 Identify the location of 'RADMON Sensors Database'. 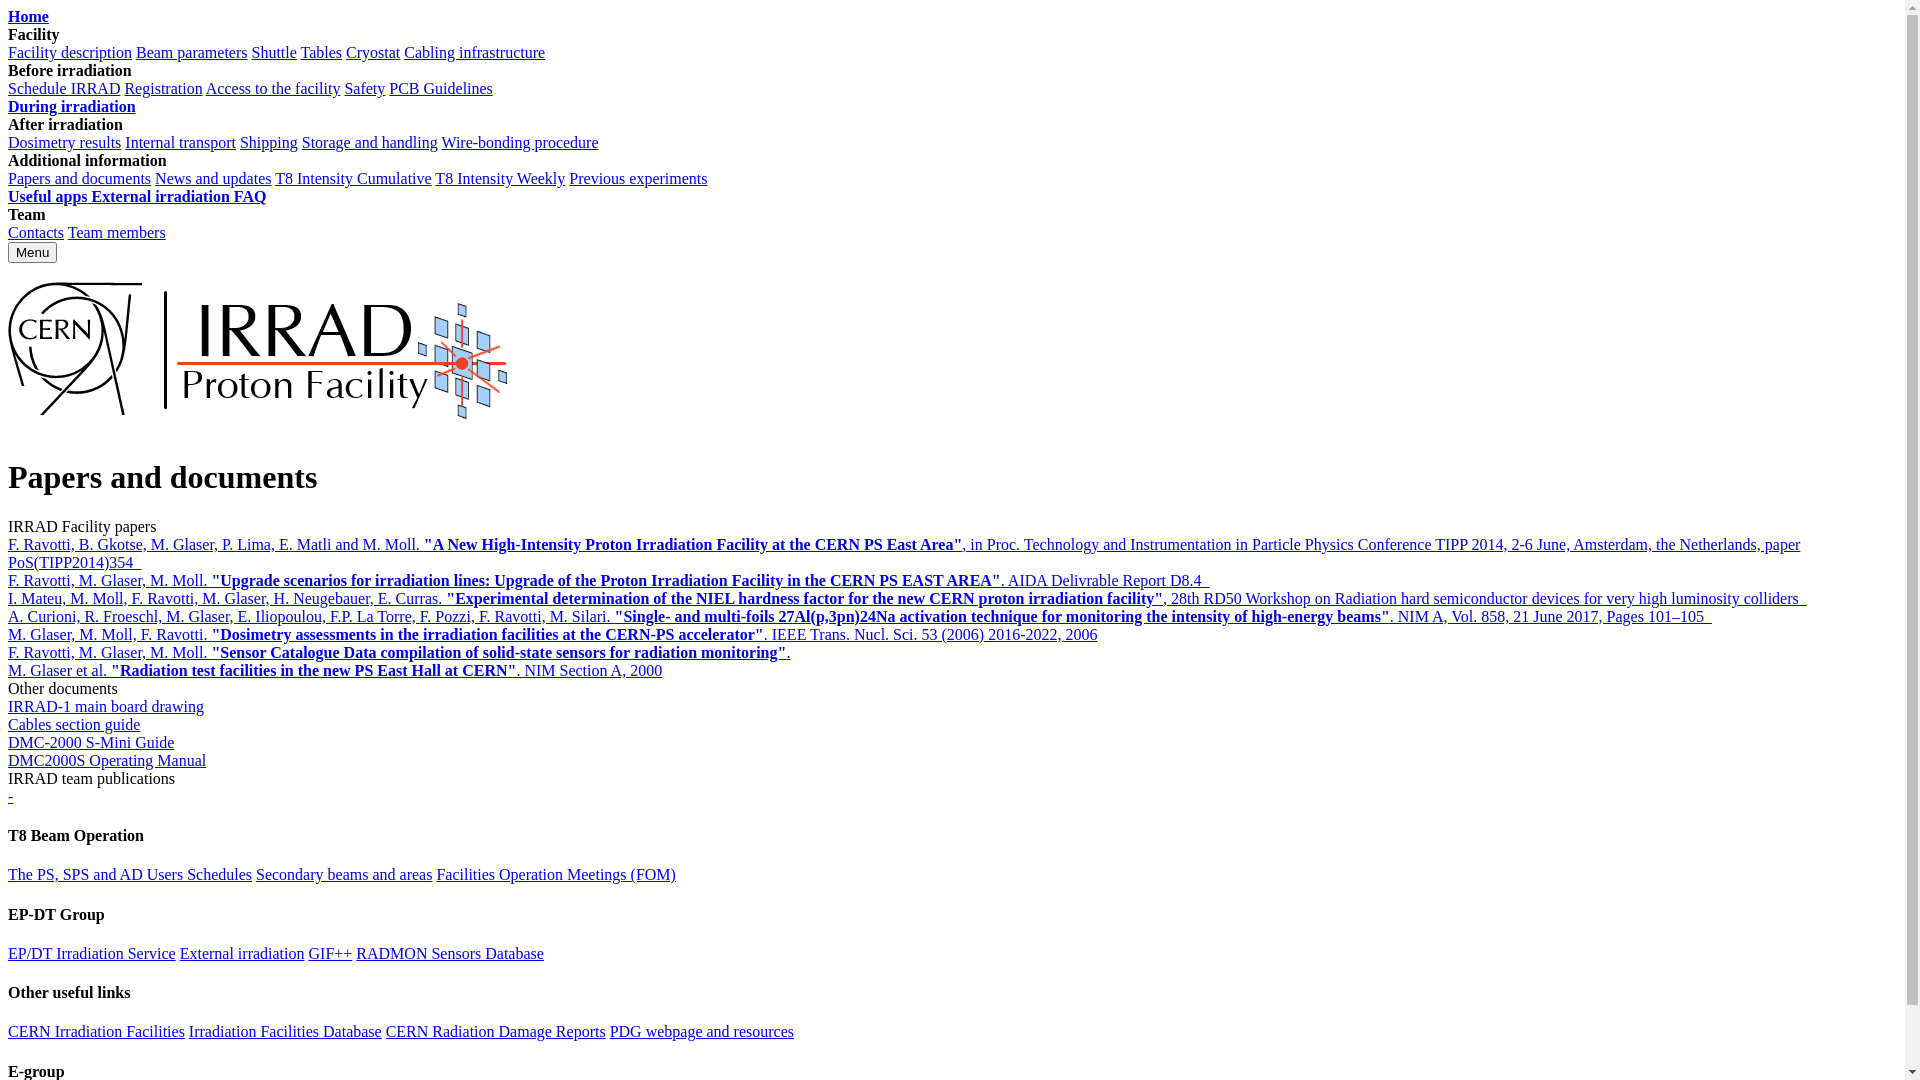
(449, 952).